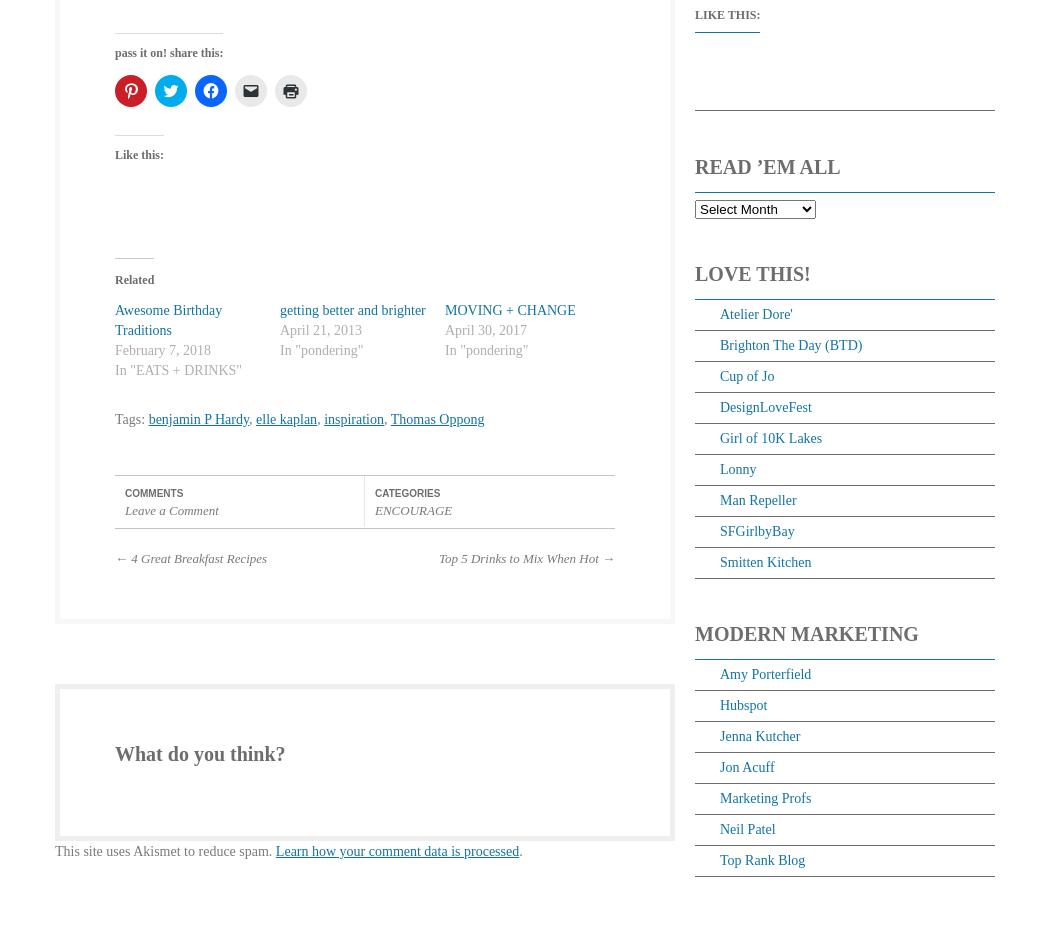 The width and height of the screenshot is (1050, 925). What do you see at coordinates (130, 417) in the screenshot?
I see `'Tags:'` at bounding box center [130, 417].